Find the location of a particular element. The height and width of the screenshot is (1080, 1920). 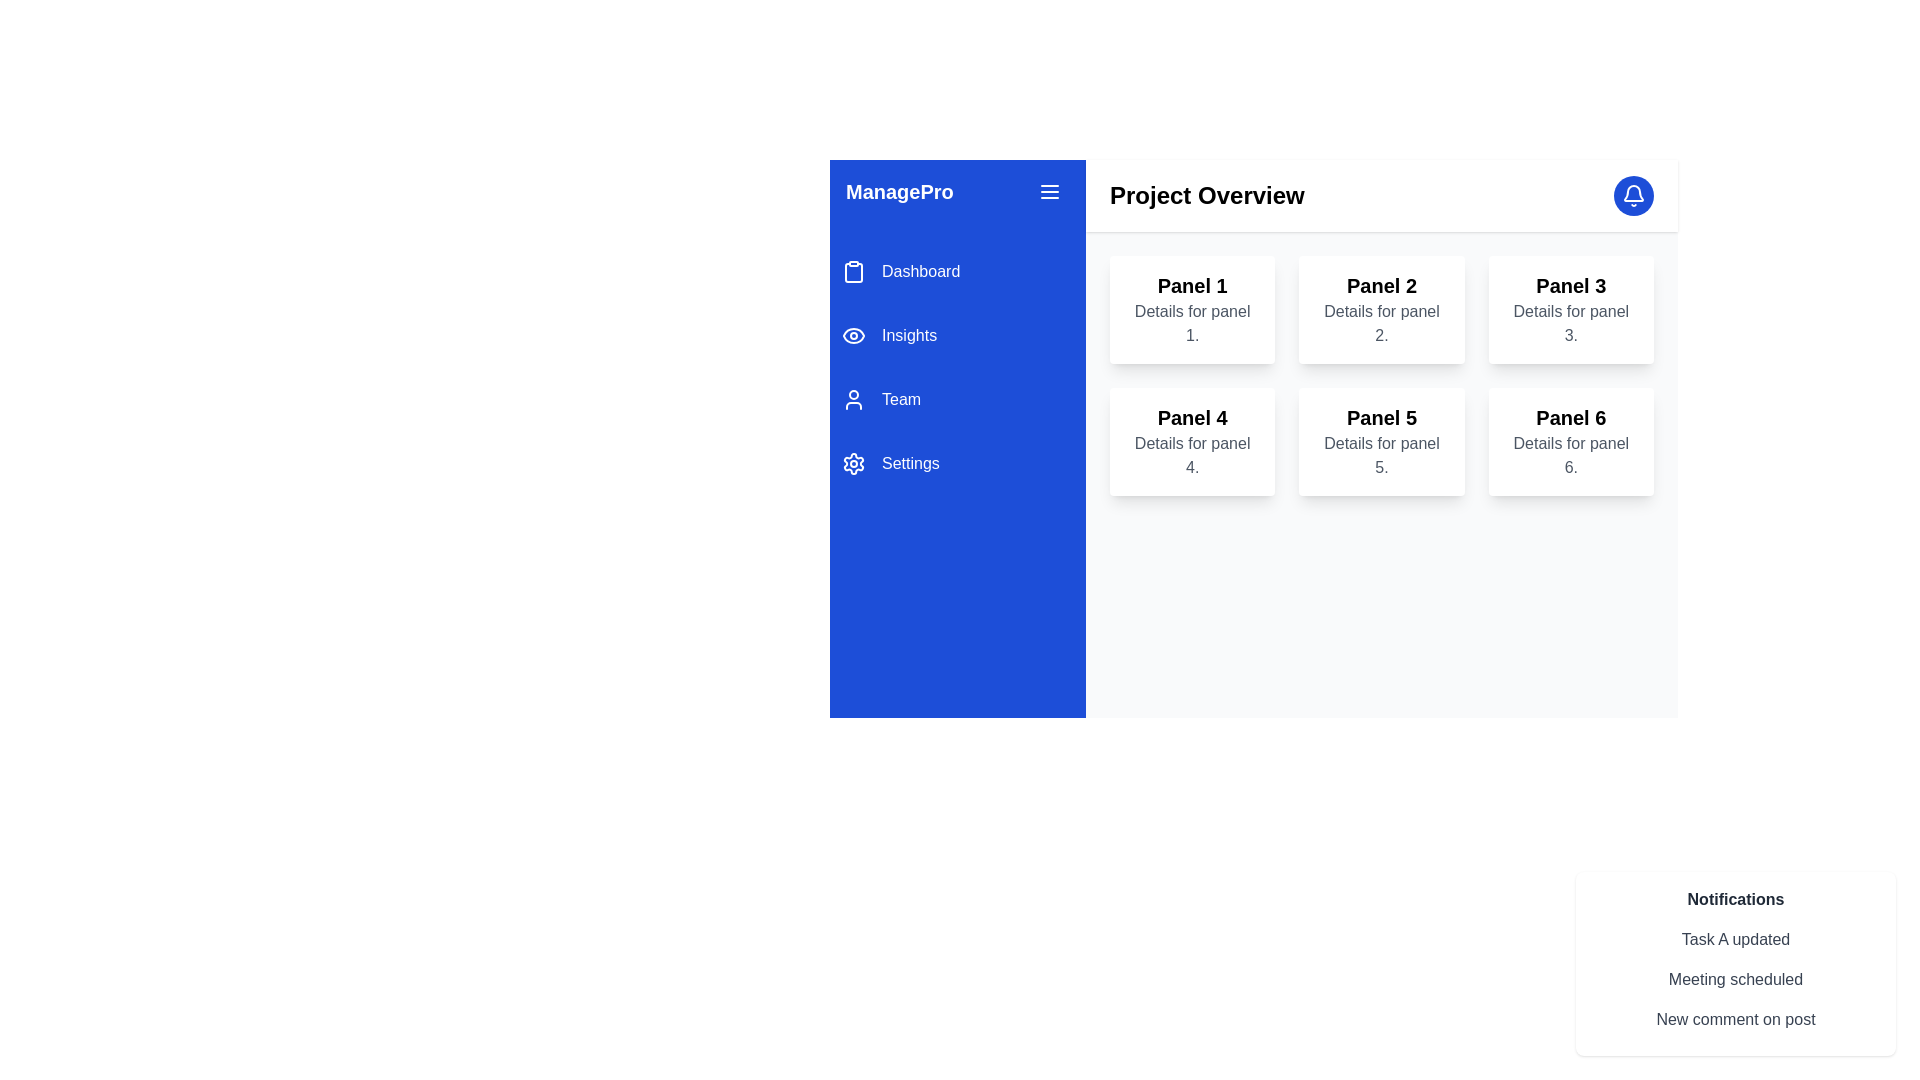

the 'Team' option in the navigation menu located in the blue sidebar on the left side of the interface is located at coordinates (957, 367).